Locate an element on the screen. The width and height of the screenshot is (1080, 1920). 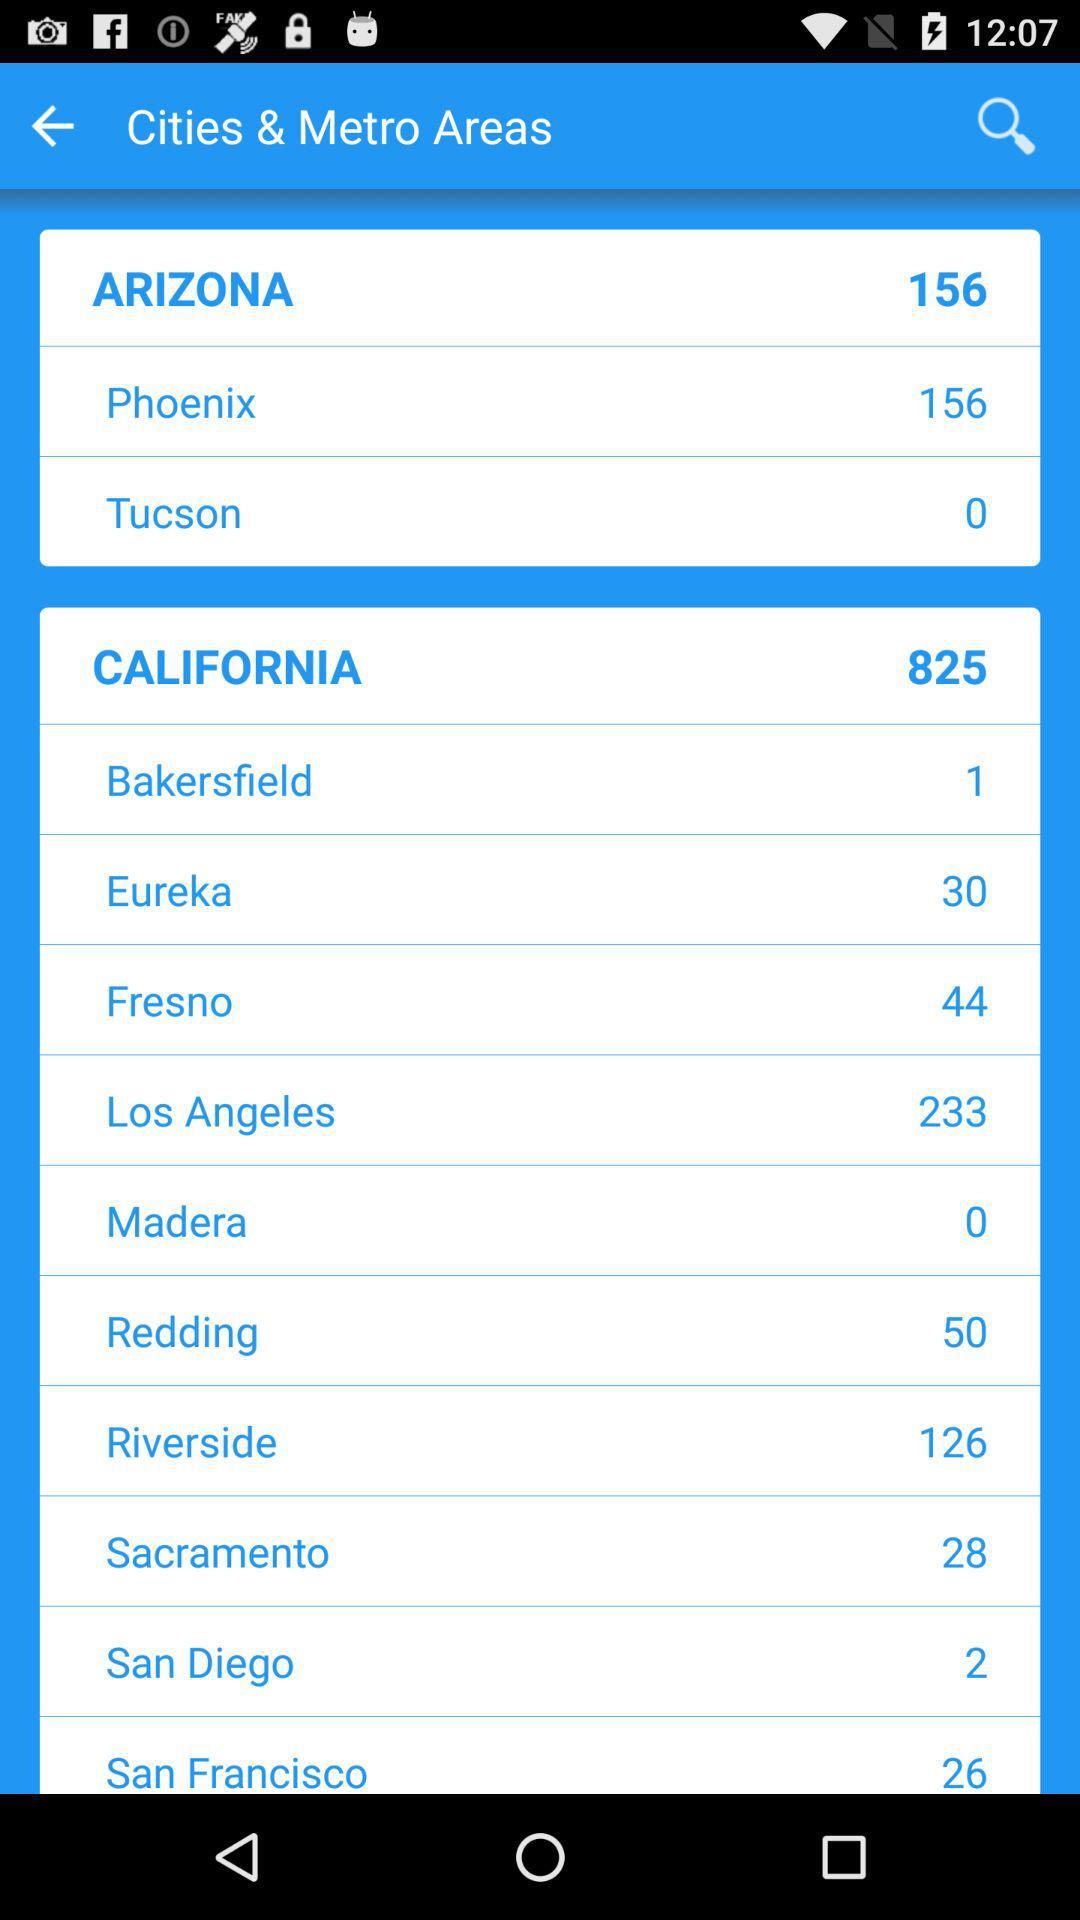
the san diego icon is located at coordinates (414, 1661).